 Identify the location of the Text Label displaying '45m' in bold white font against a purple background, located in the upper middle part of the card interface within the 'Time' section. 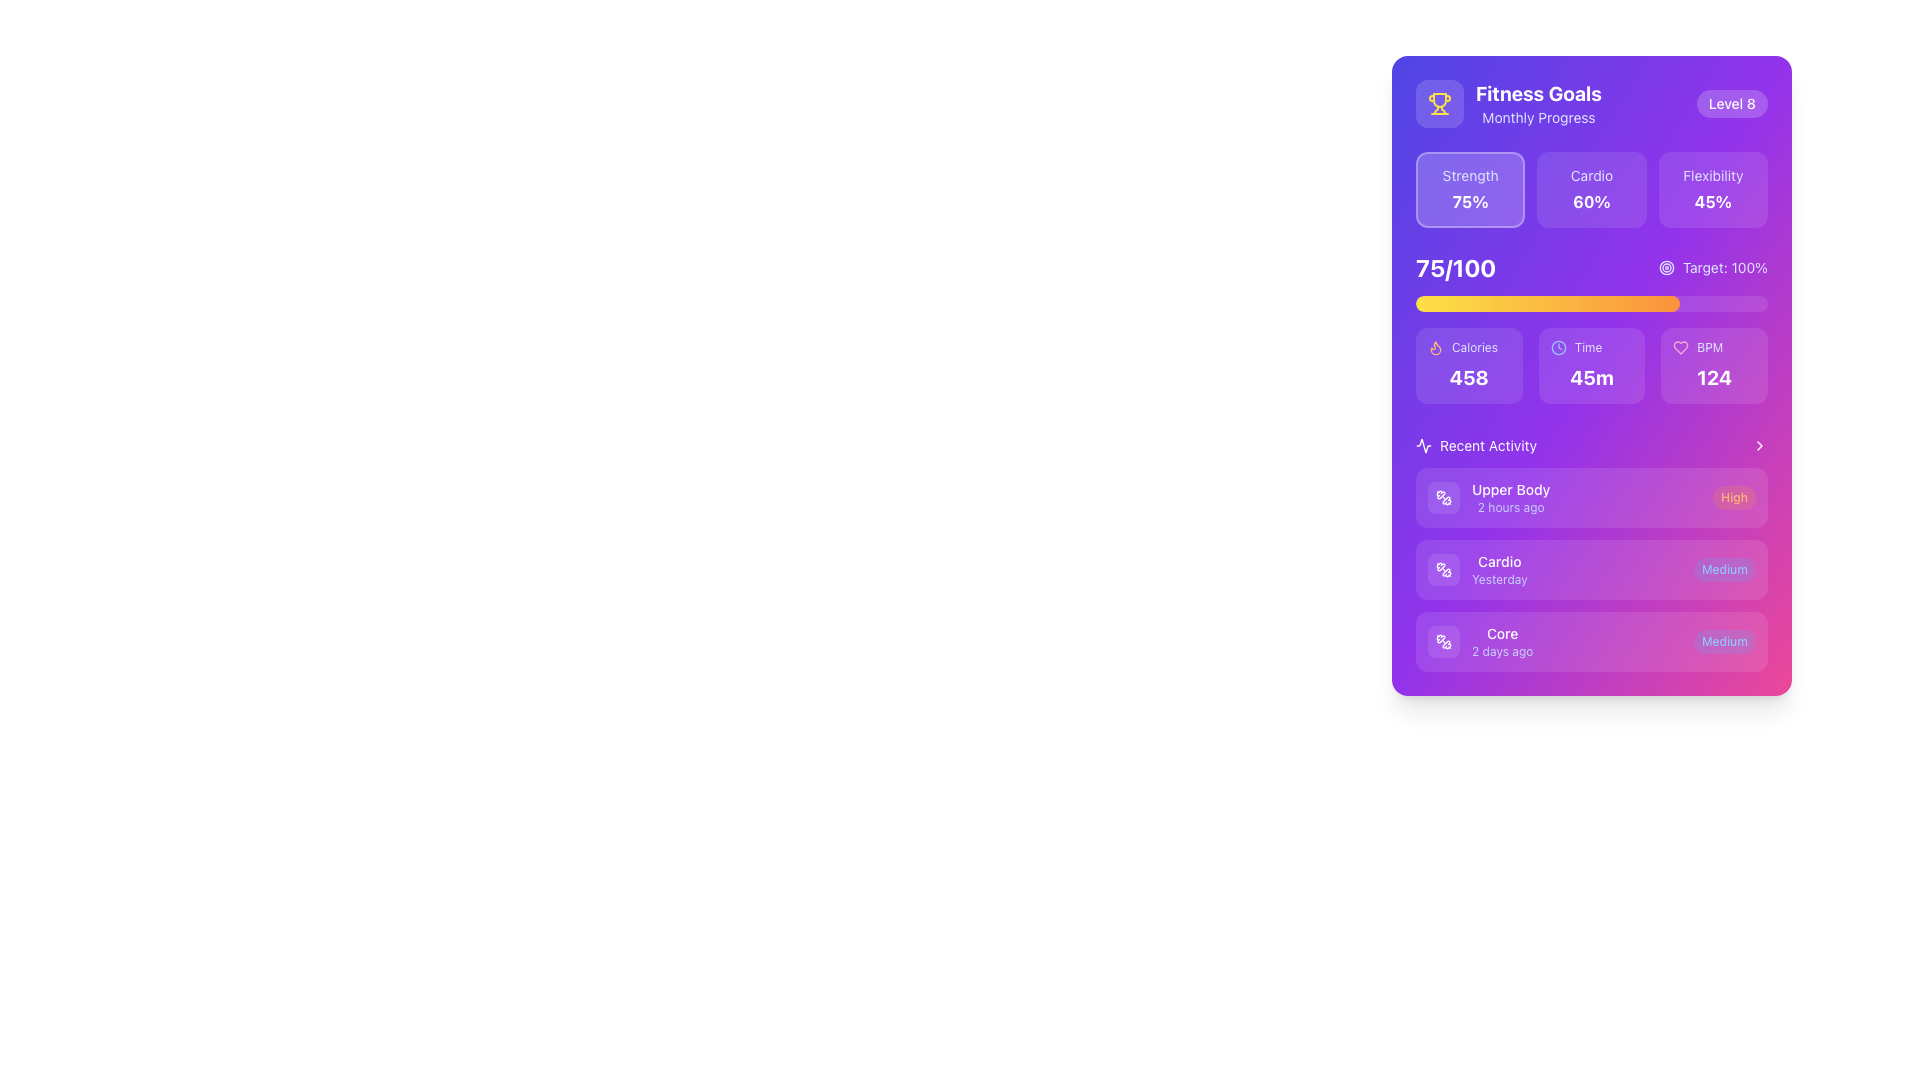
(1591, 378).